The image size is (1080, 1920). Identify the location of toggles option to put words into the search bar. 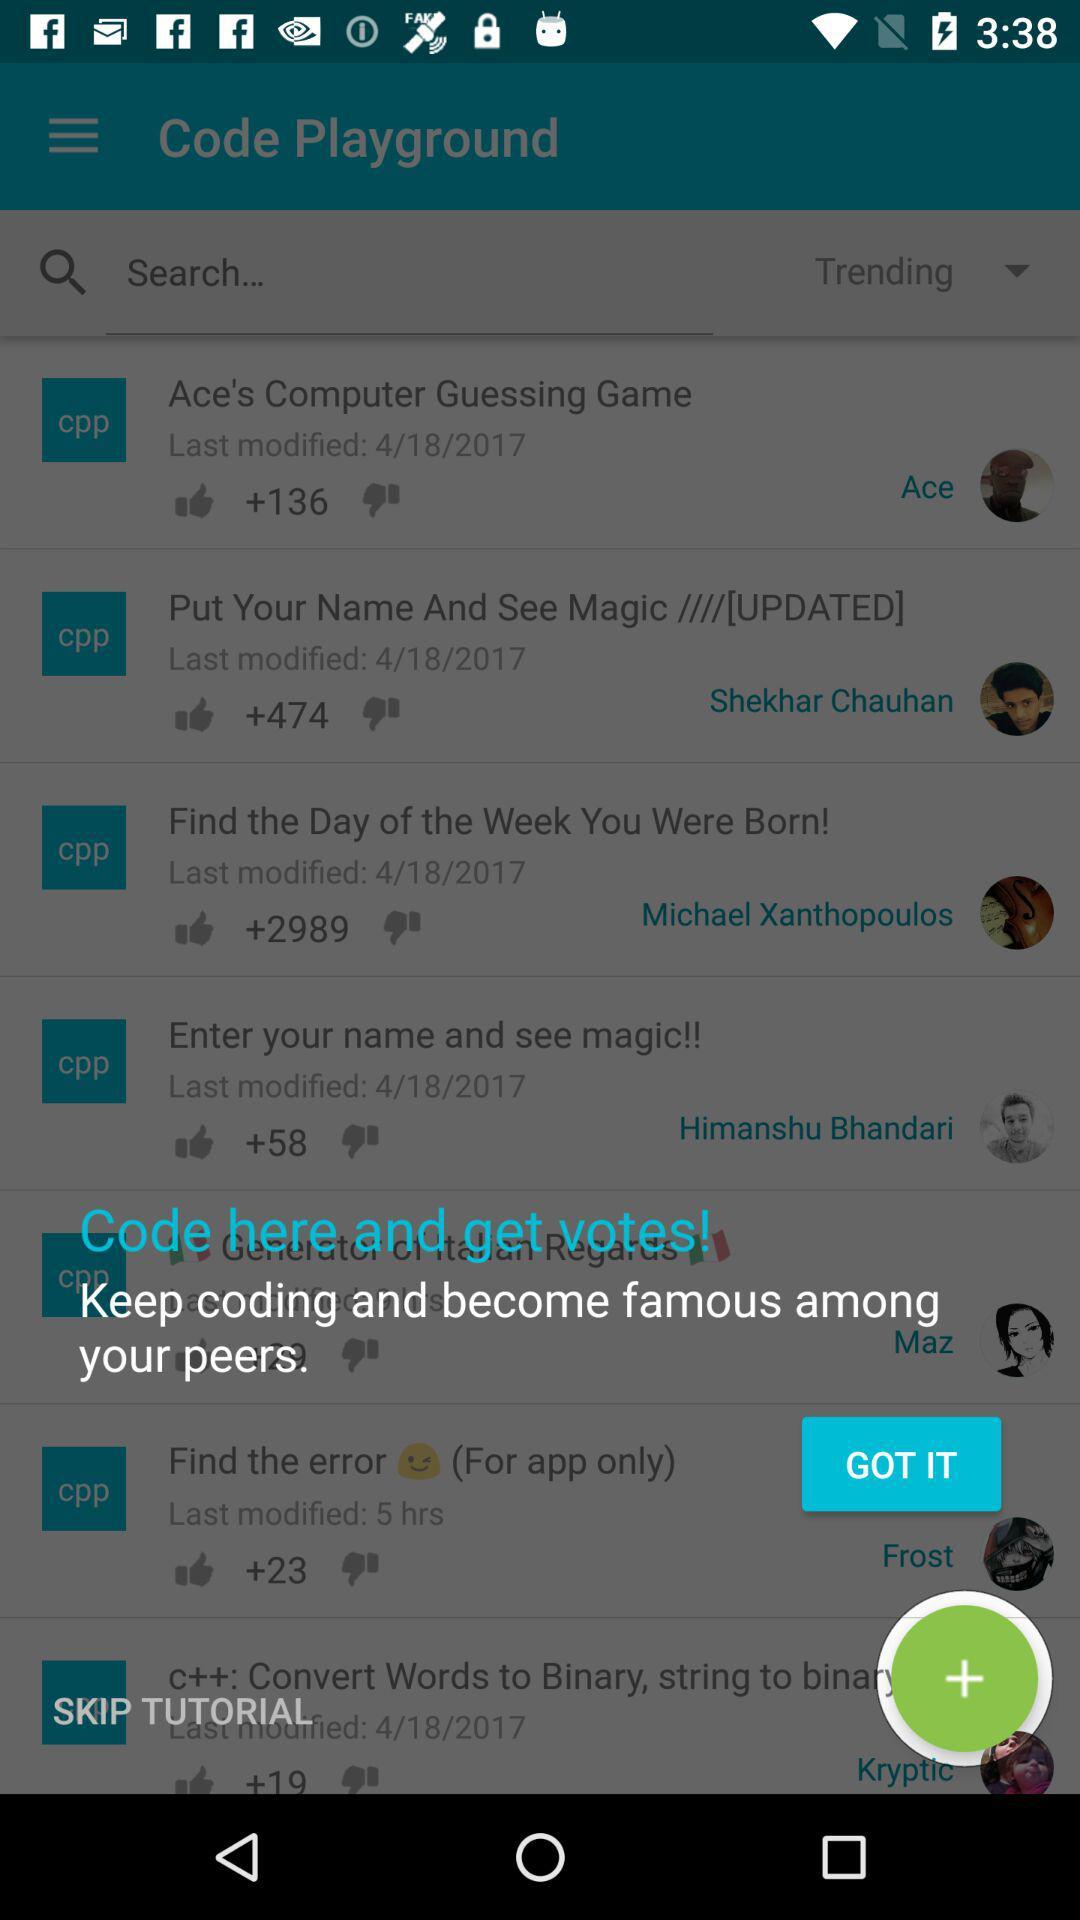
(408, 270).